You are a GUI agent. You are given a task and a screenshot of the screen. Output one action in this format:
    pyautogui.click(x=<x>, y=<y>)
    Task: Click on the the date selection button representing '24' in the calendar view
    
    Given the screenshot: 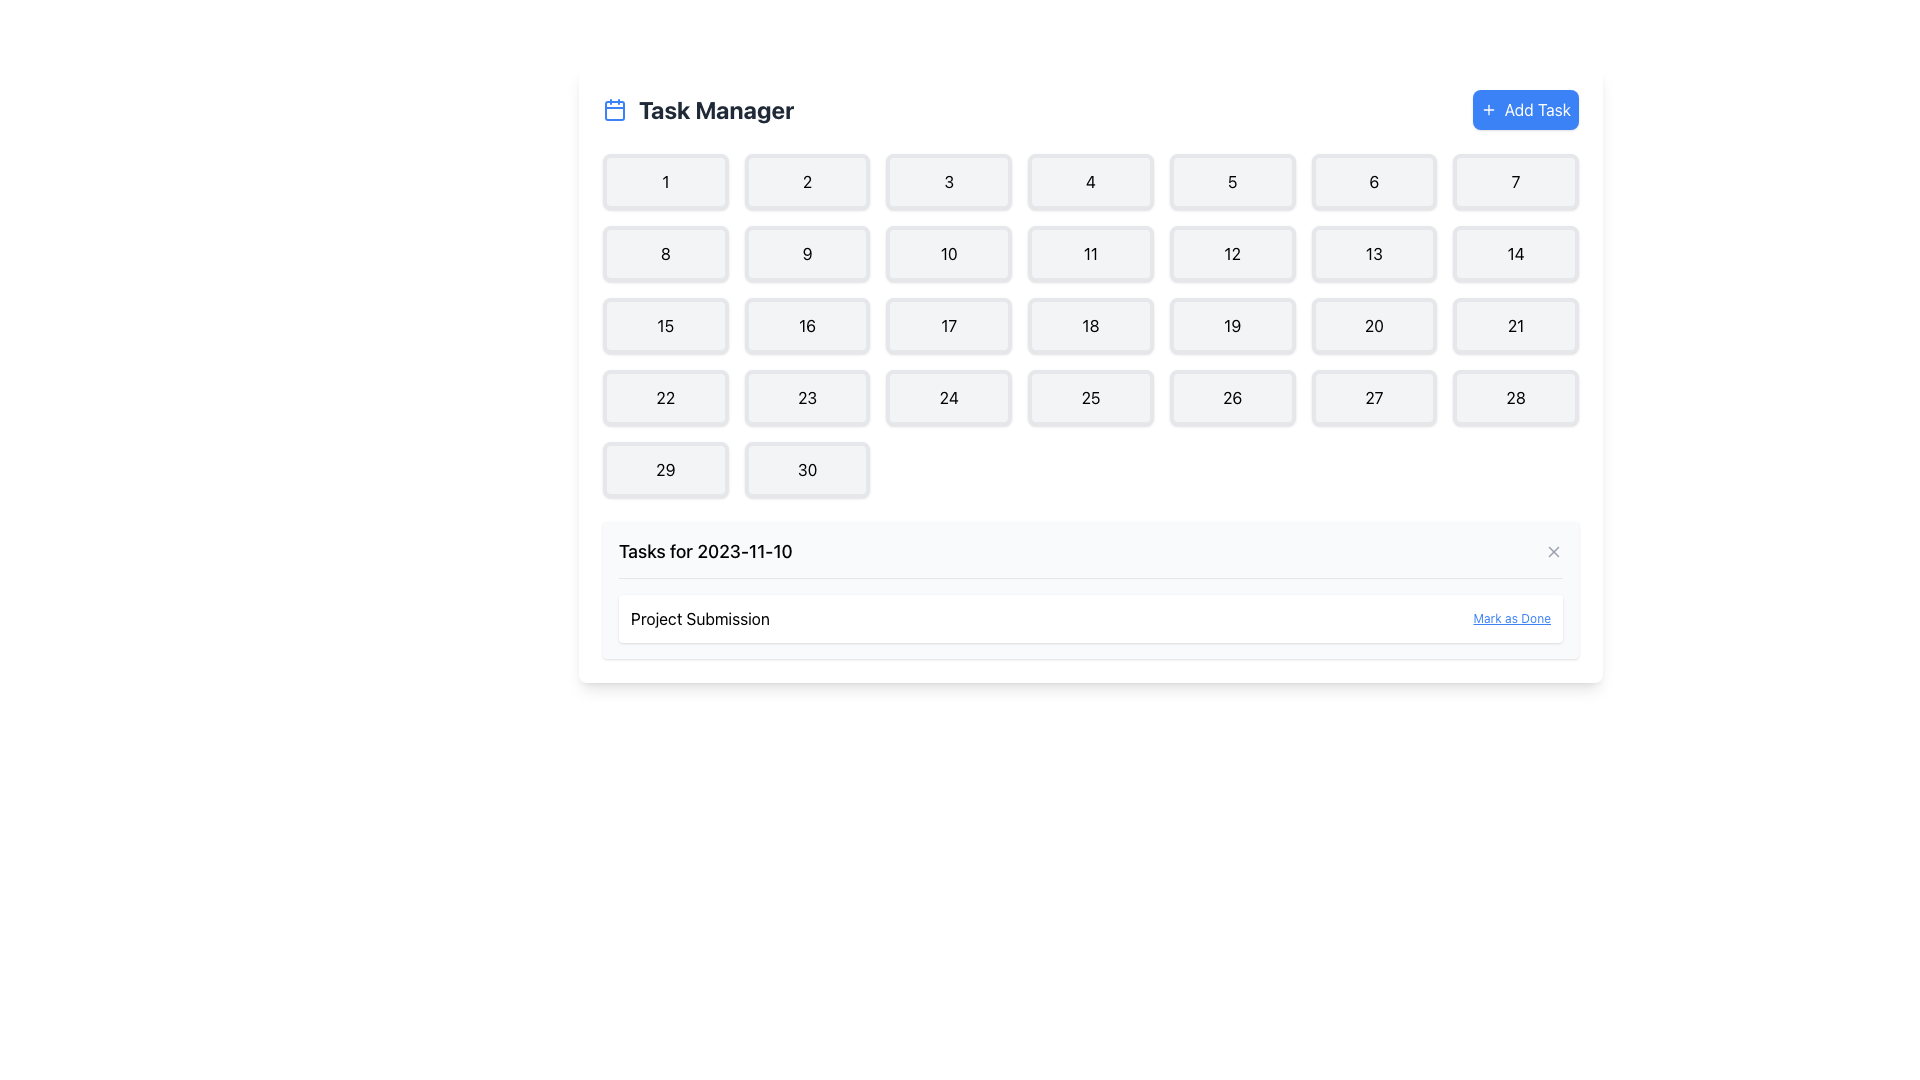 What is the action you would take?
    pyautogui.click(x=948, y=397)
    